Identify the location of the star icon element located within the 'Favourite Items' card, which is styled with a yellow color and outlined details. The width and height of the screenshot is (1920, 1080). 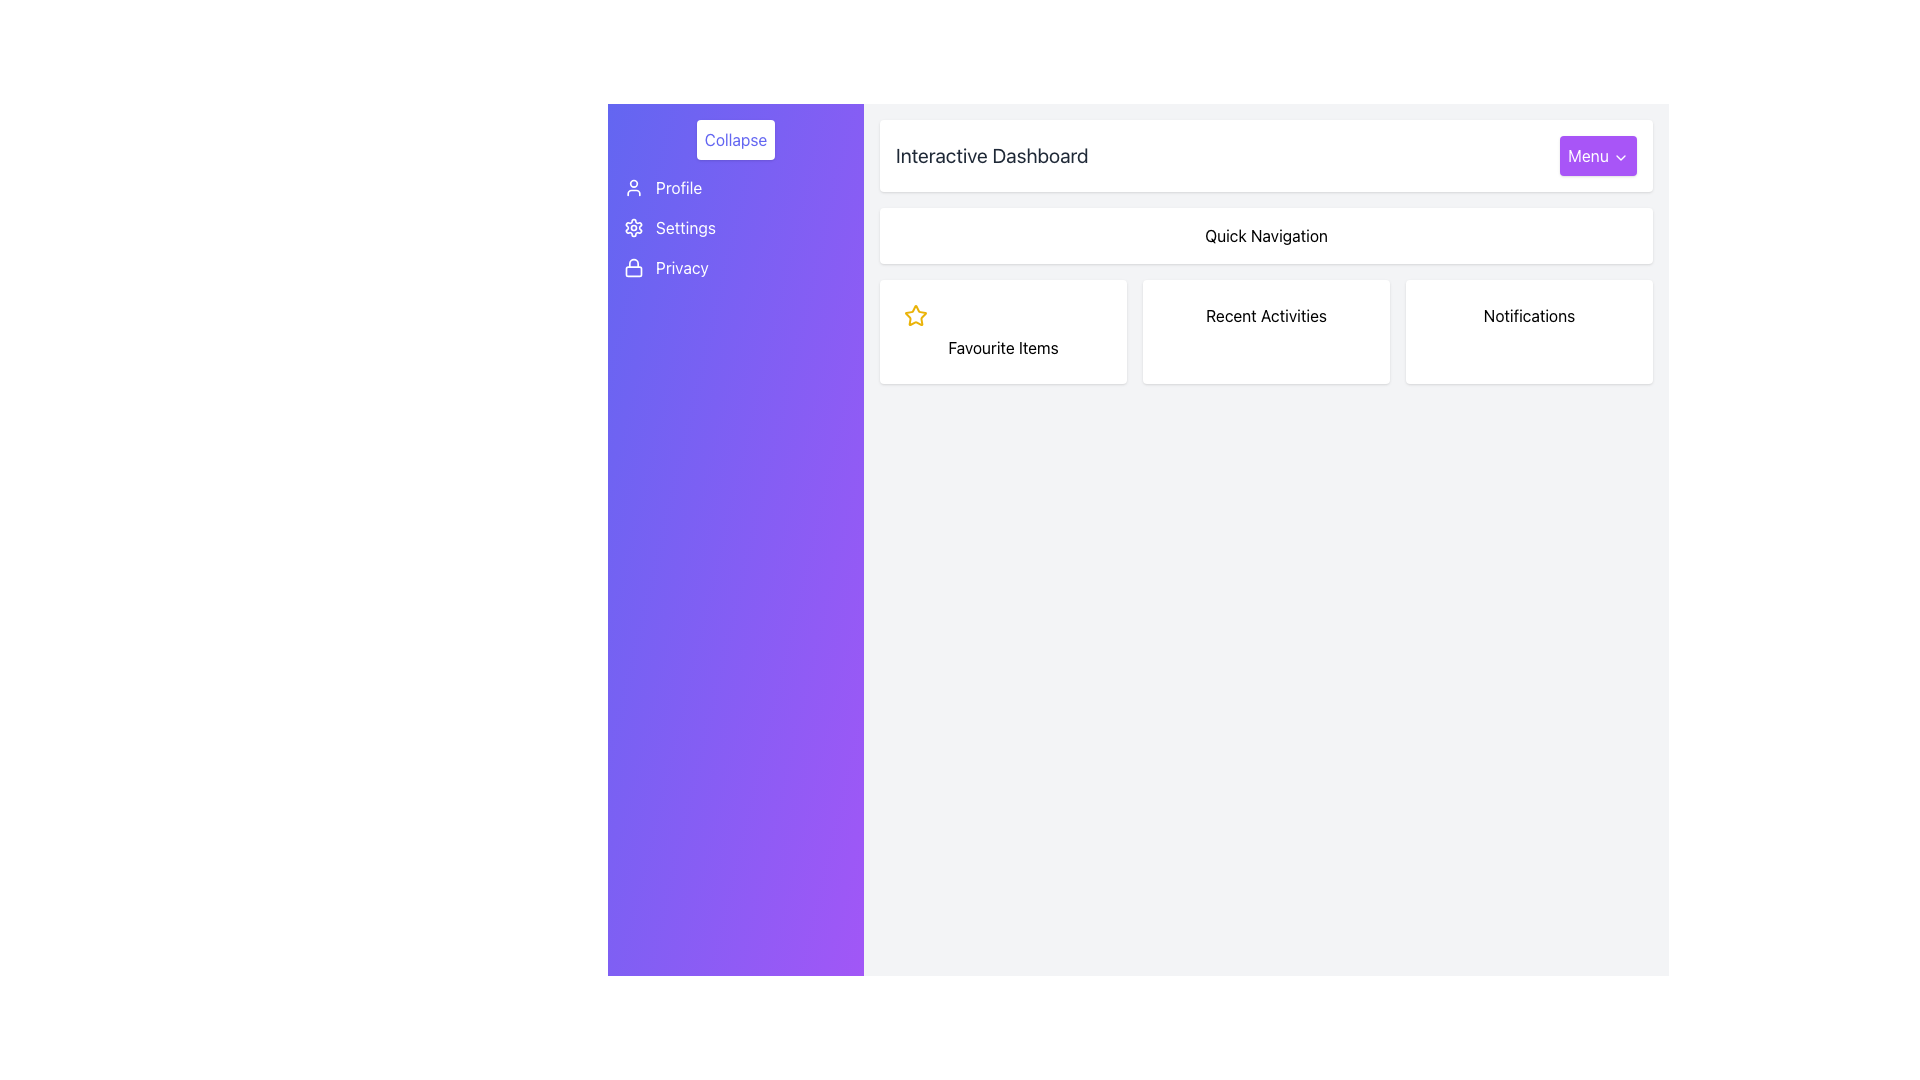
(915, 315).